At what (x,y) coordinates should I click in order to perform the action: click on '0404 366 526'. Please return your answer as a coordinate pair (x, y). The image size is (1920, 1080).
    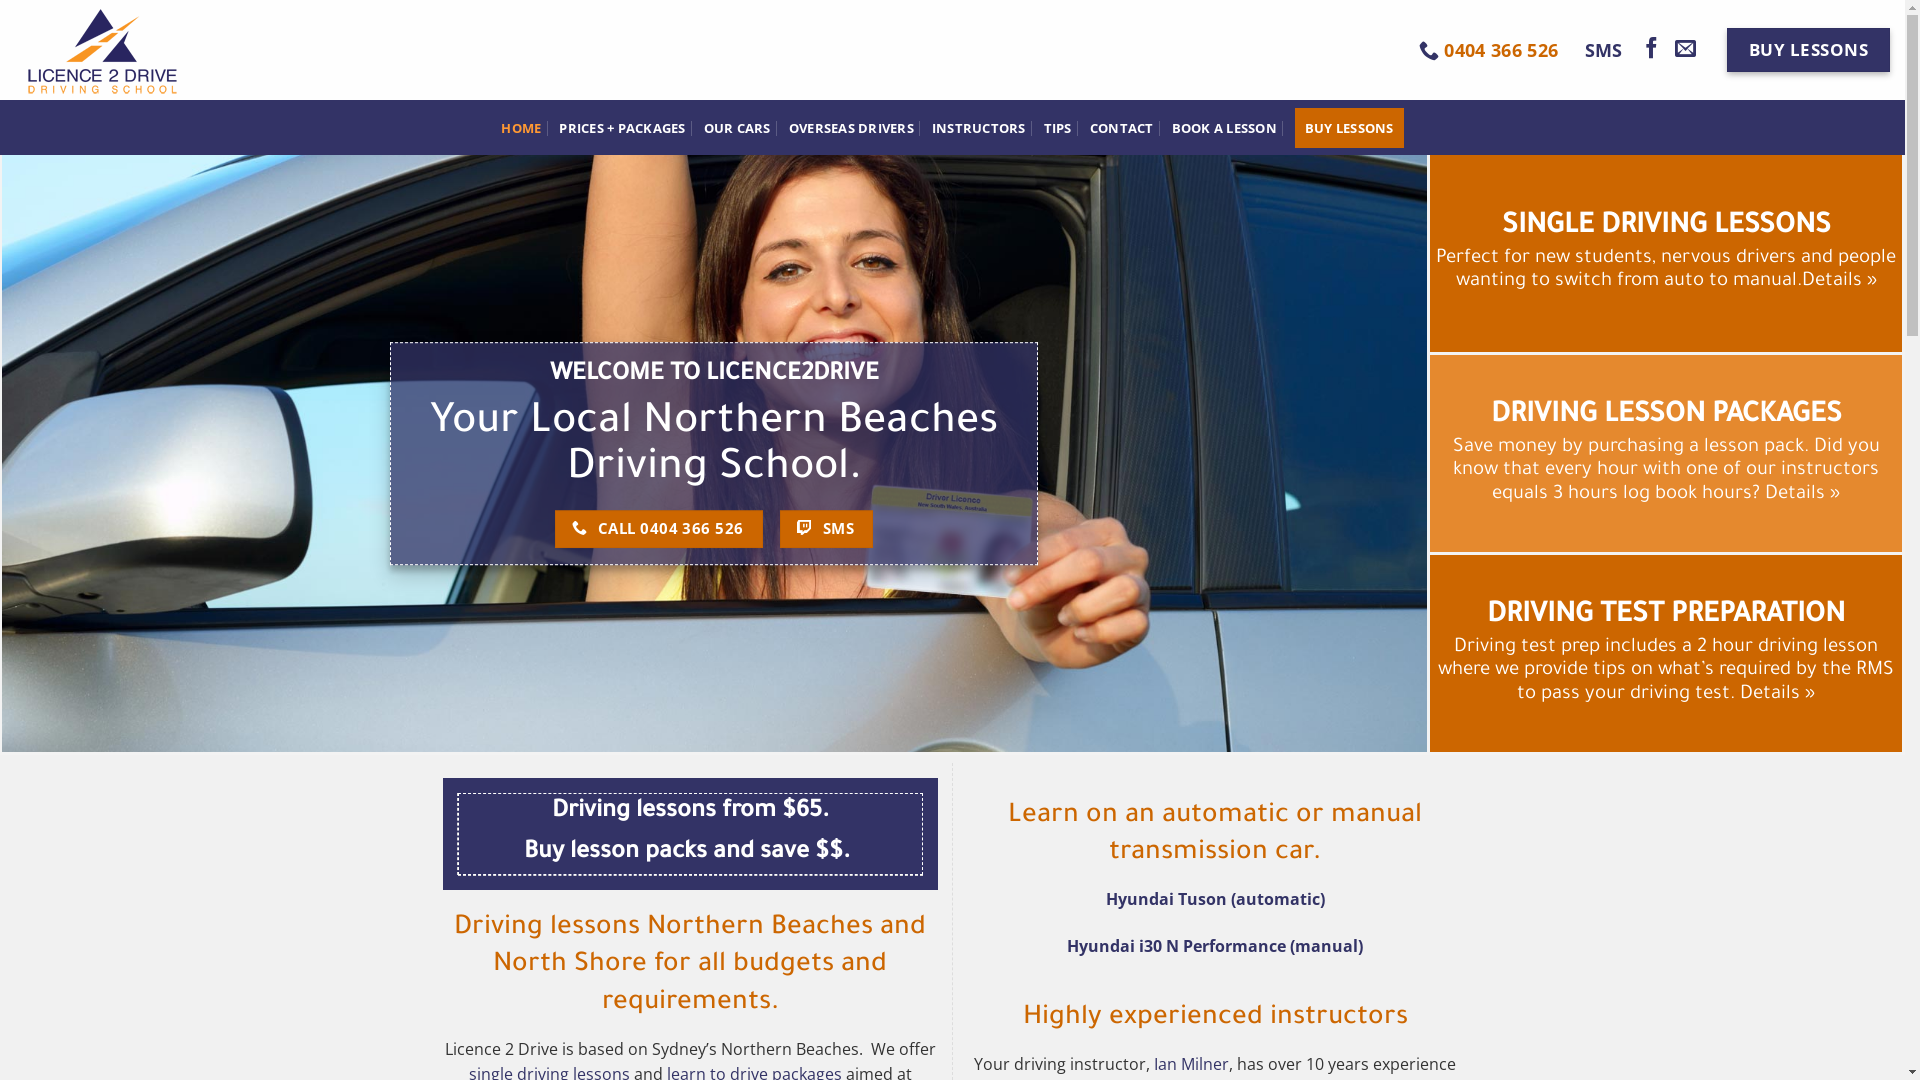
    Looking at the image, I should click on (1488, 49).